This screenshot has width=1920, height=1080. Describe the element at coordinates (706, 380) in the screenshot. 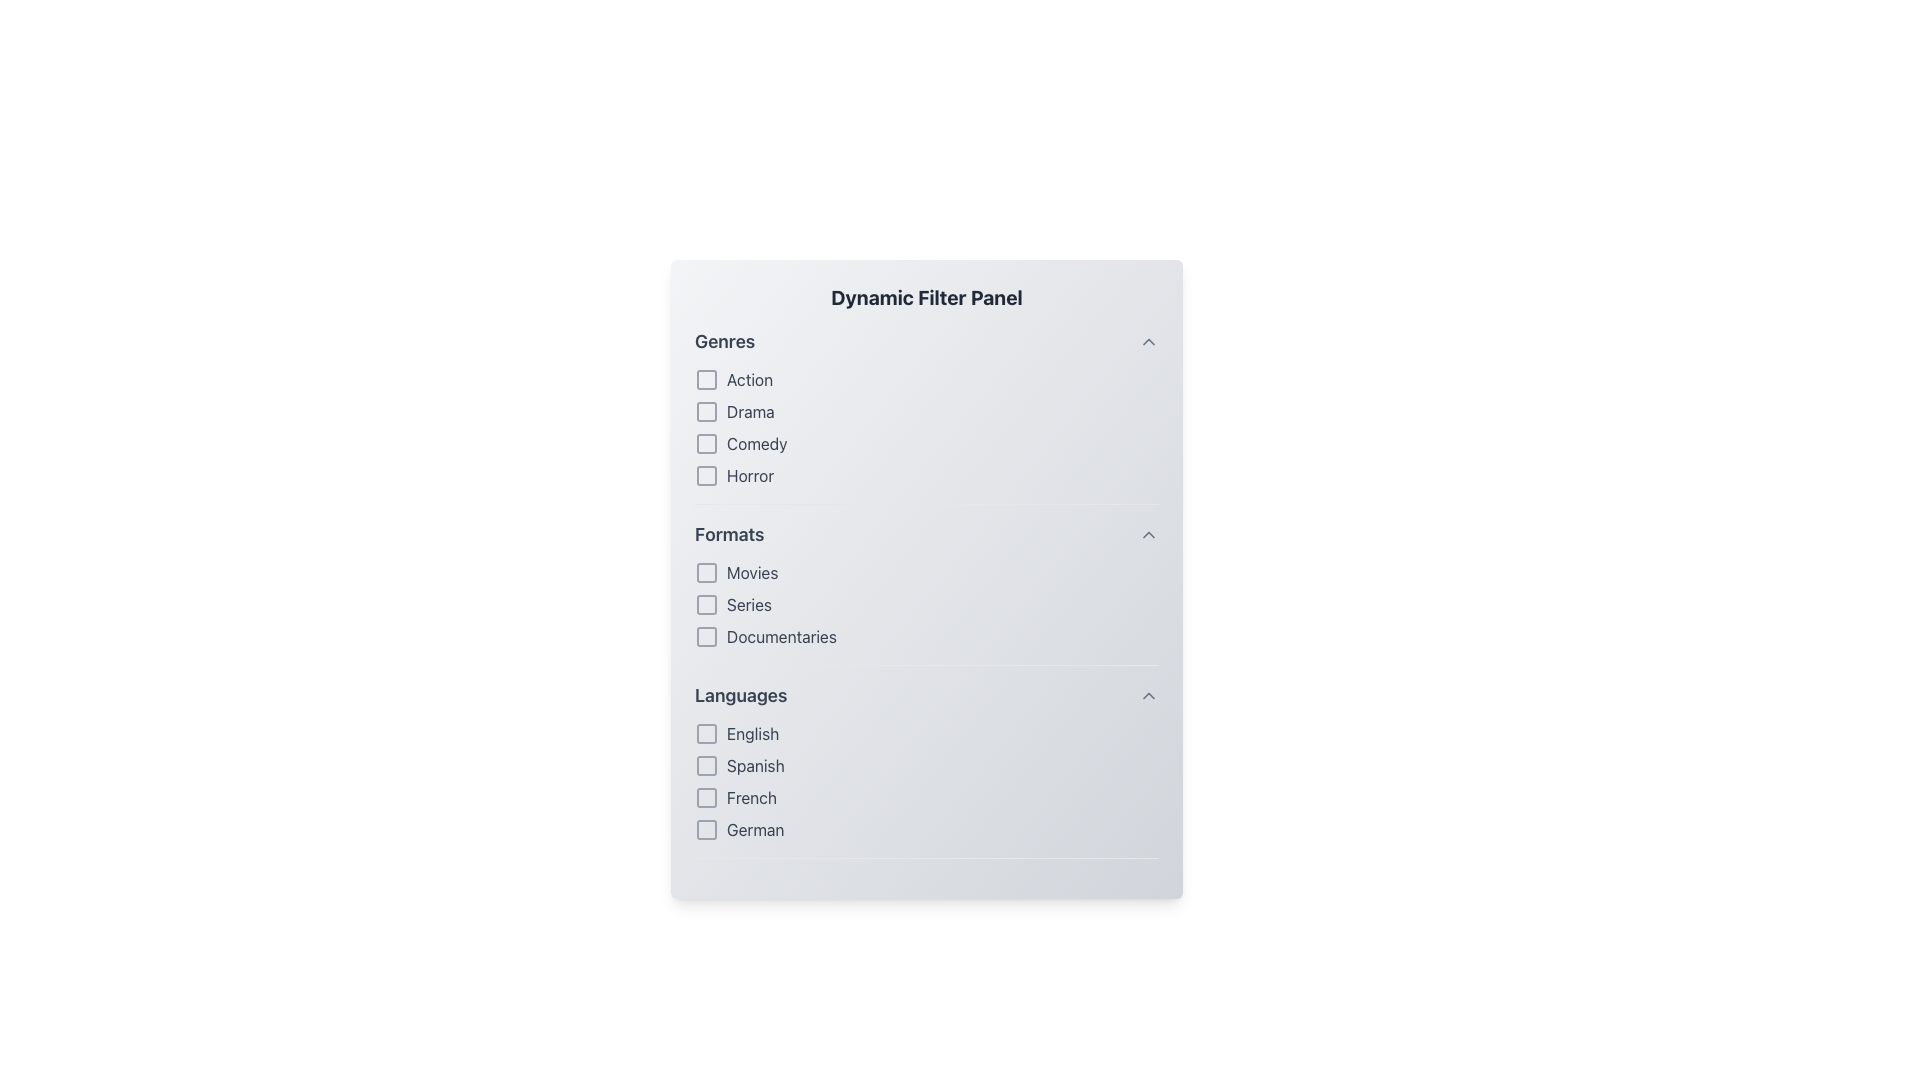

I see `the checkbox for the 'Action' genre located at the top of the list in the filter panel` at that location.